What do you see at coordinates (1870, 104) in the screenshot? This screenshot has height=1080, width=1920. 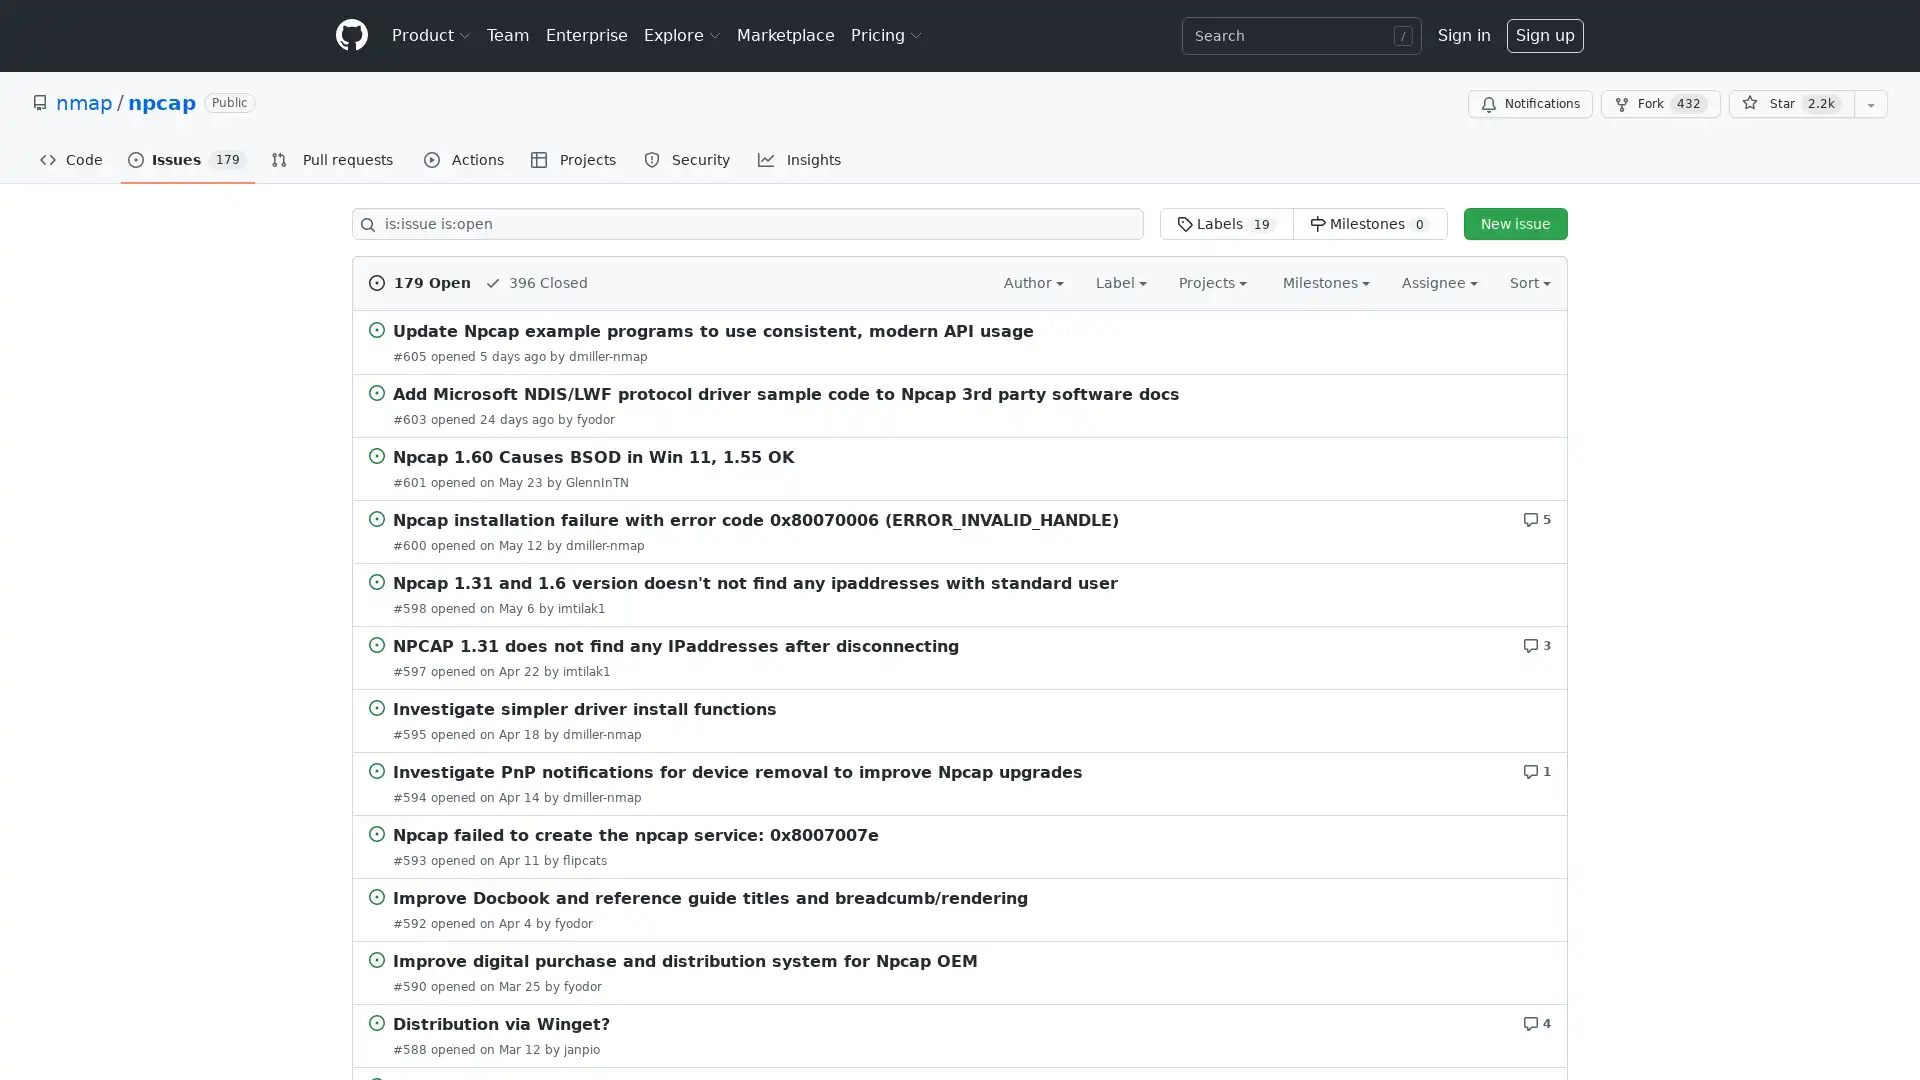 I see `You must be signed in to add this repository to a list` at bounding box center [1870, 104].